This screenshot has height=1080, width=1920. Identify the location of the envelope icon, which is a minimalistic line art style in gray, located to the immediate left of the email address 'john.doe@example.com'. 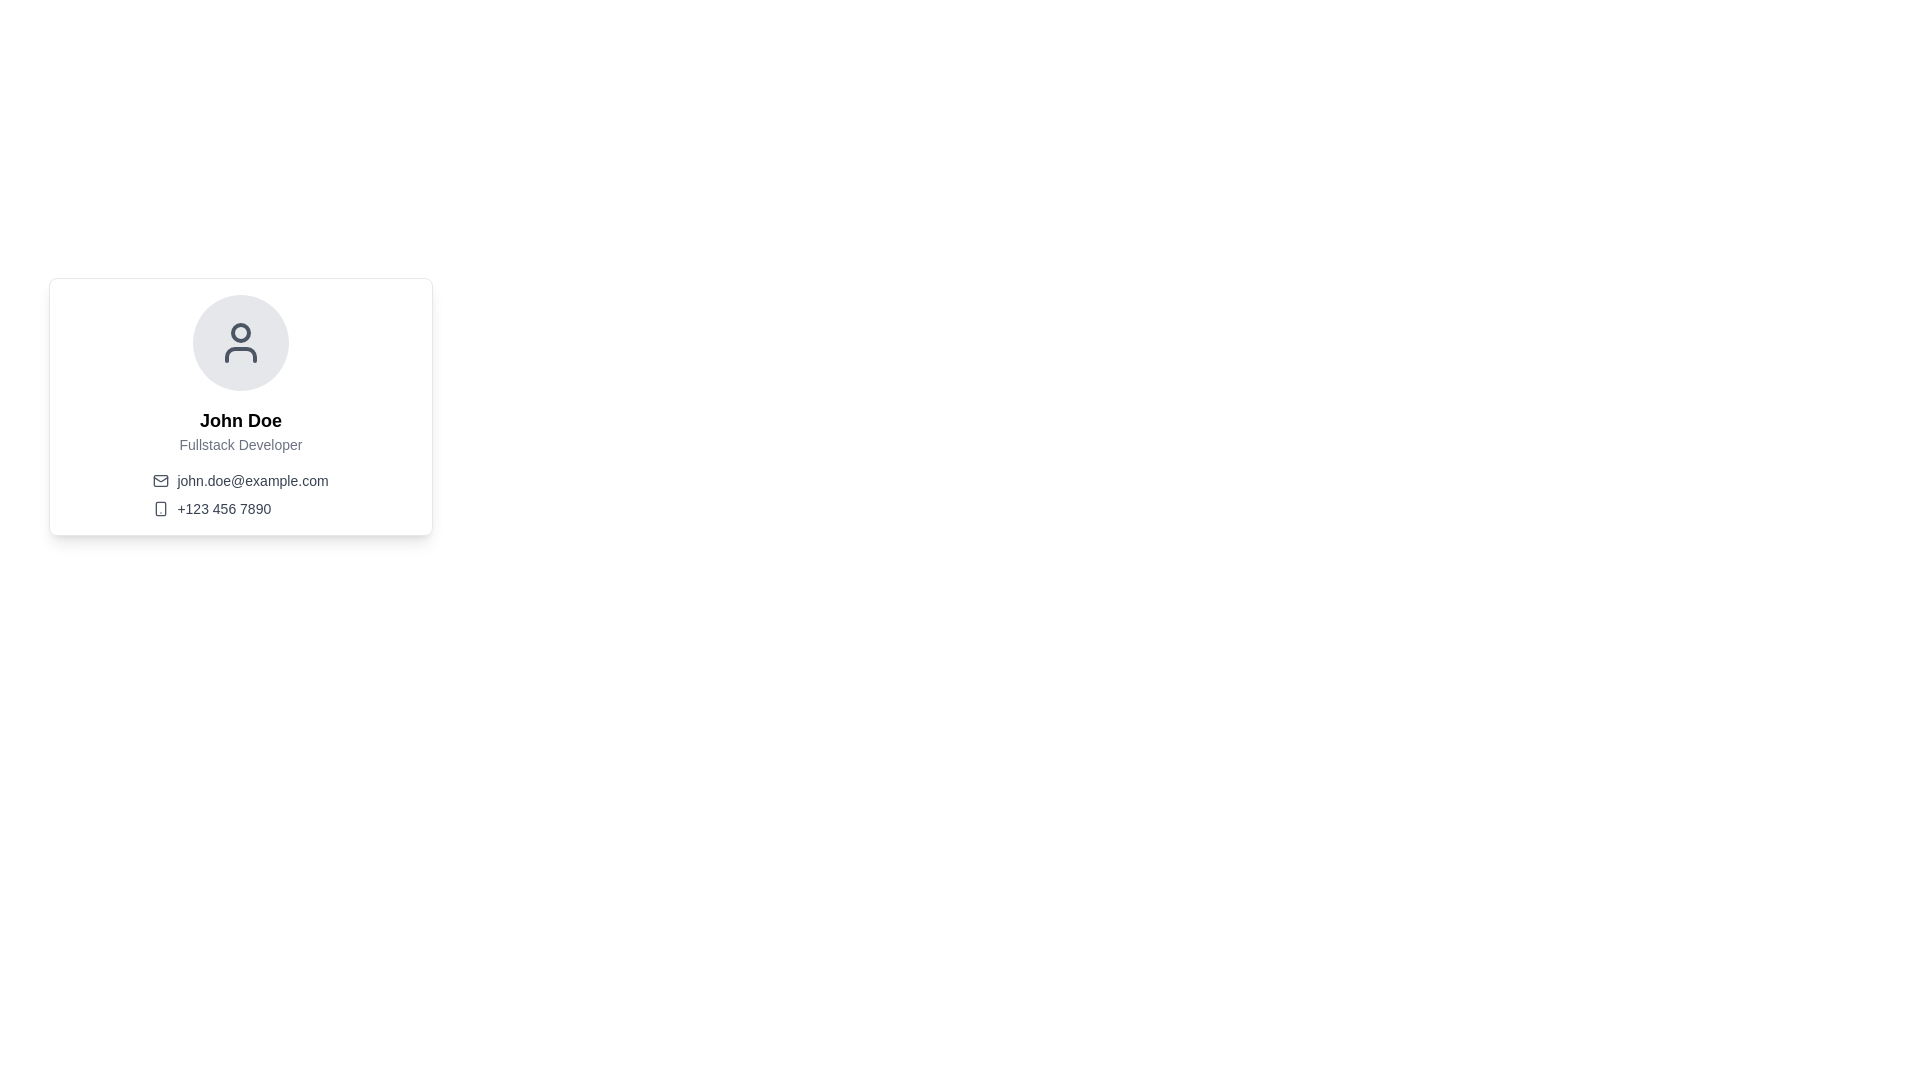
(161, 481).